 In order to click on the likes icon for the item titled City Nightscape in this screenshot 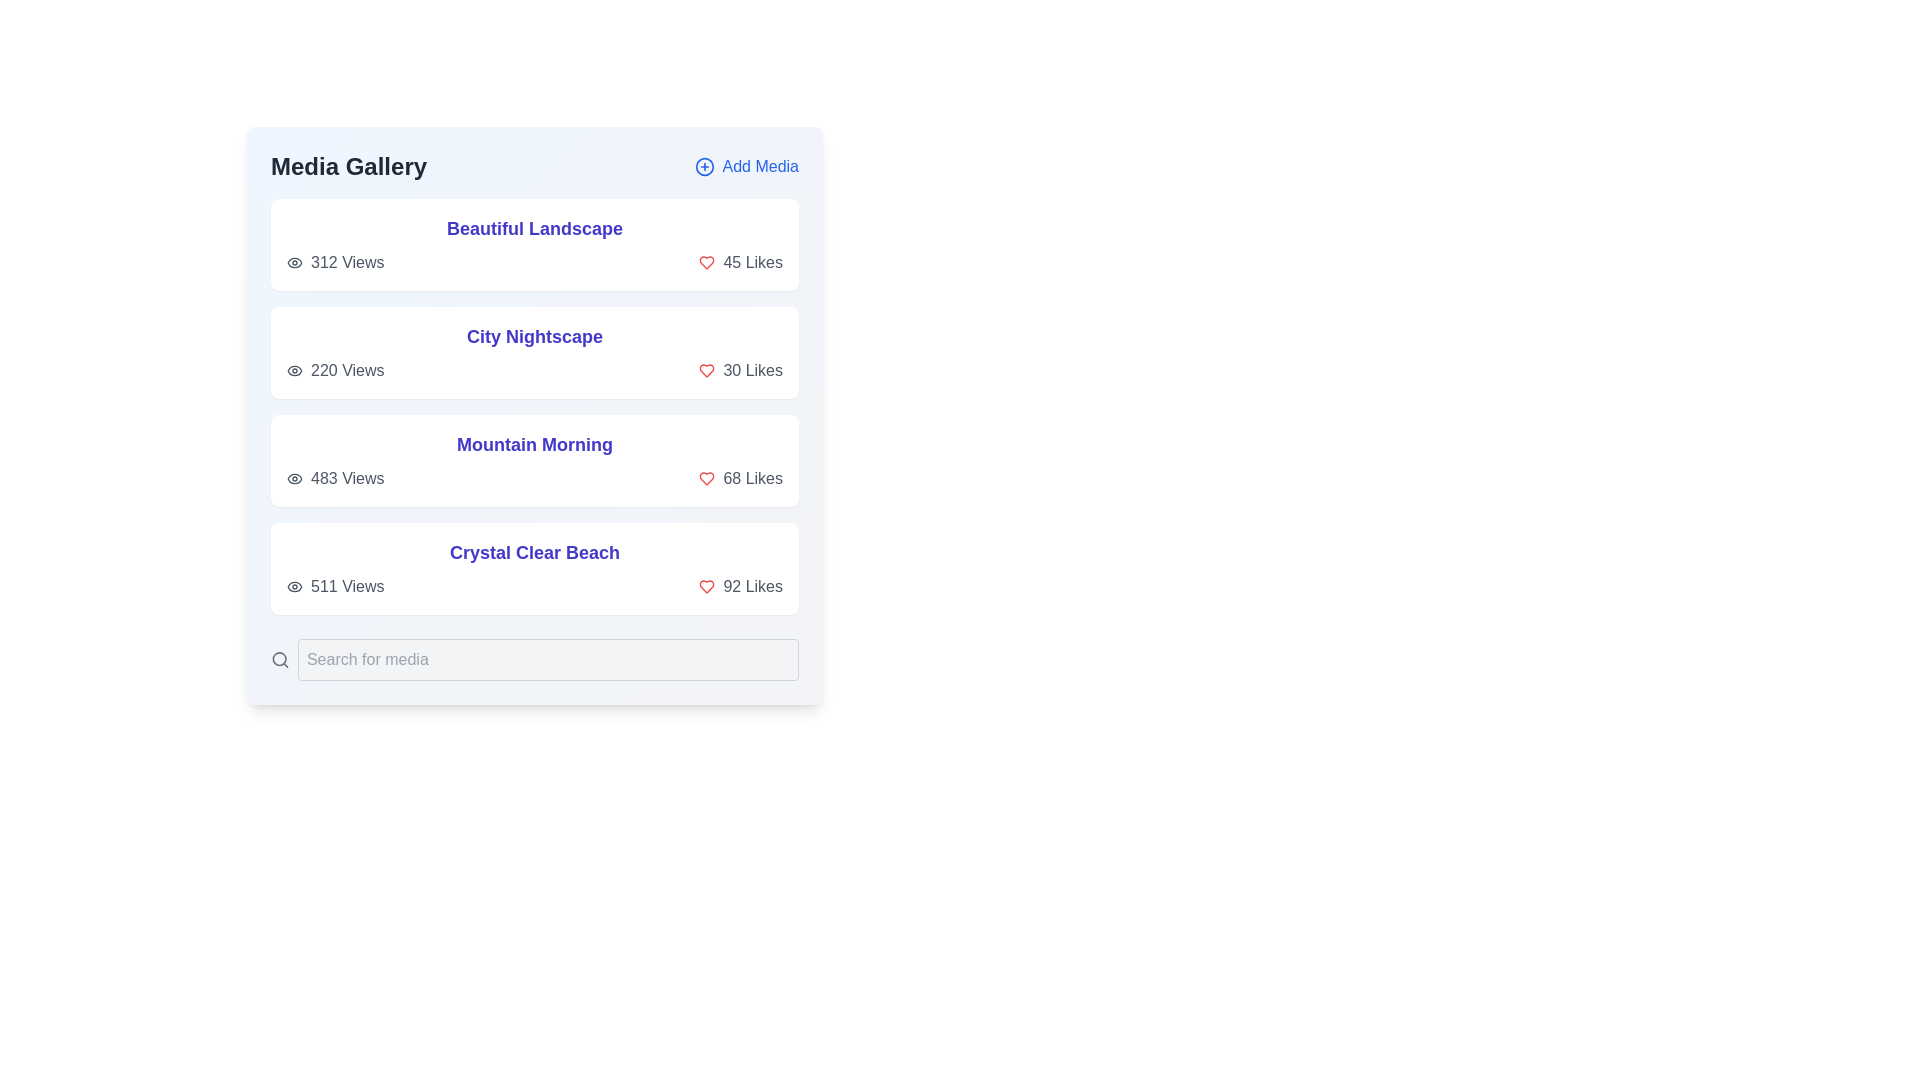, I will do `click(706, 370)`.